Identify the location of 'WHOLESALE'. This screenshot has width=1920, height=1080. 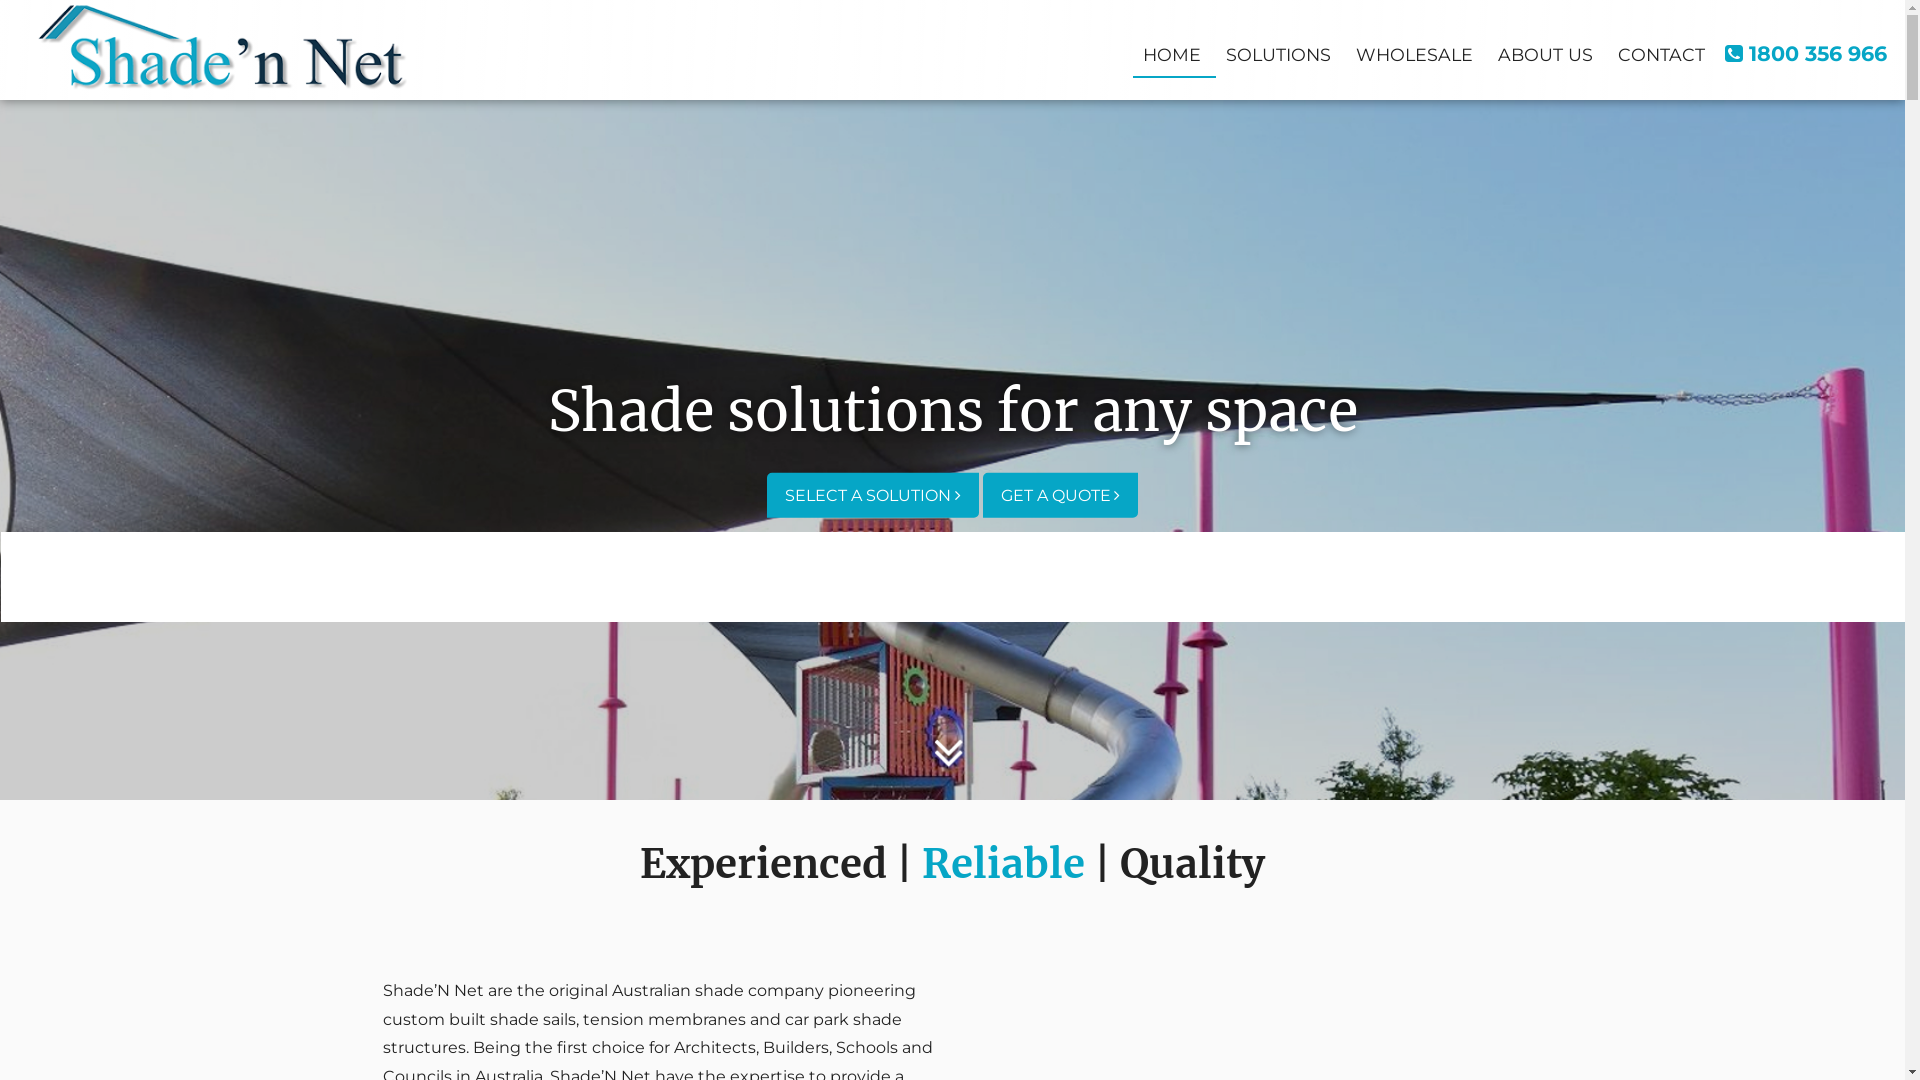
(1413, 51).